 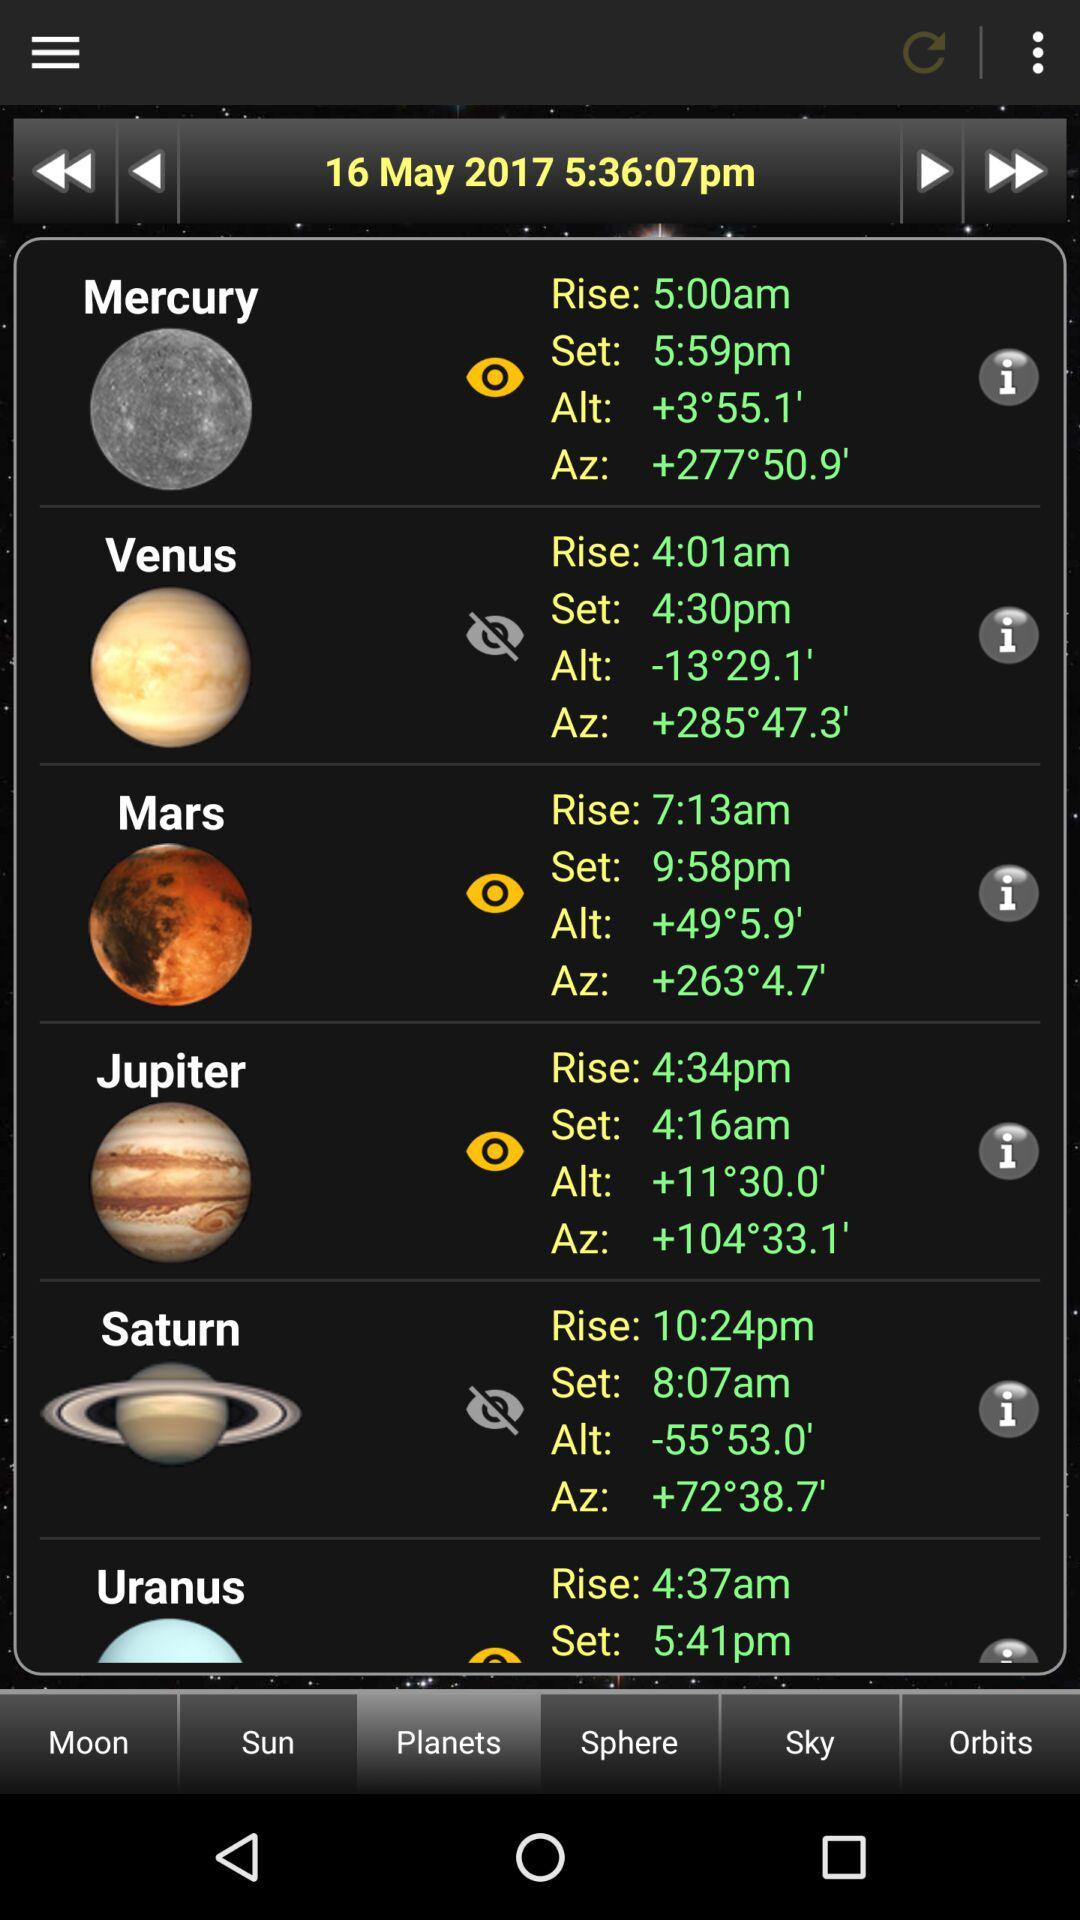 I want to click on information, so click(x=1008, y=633).